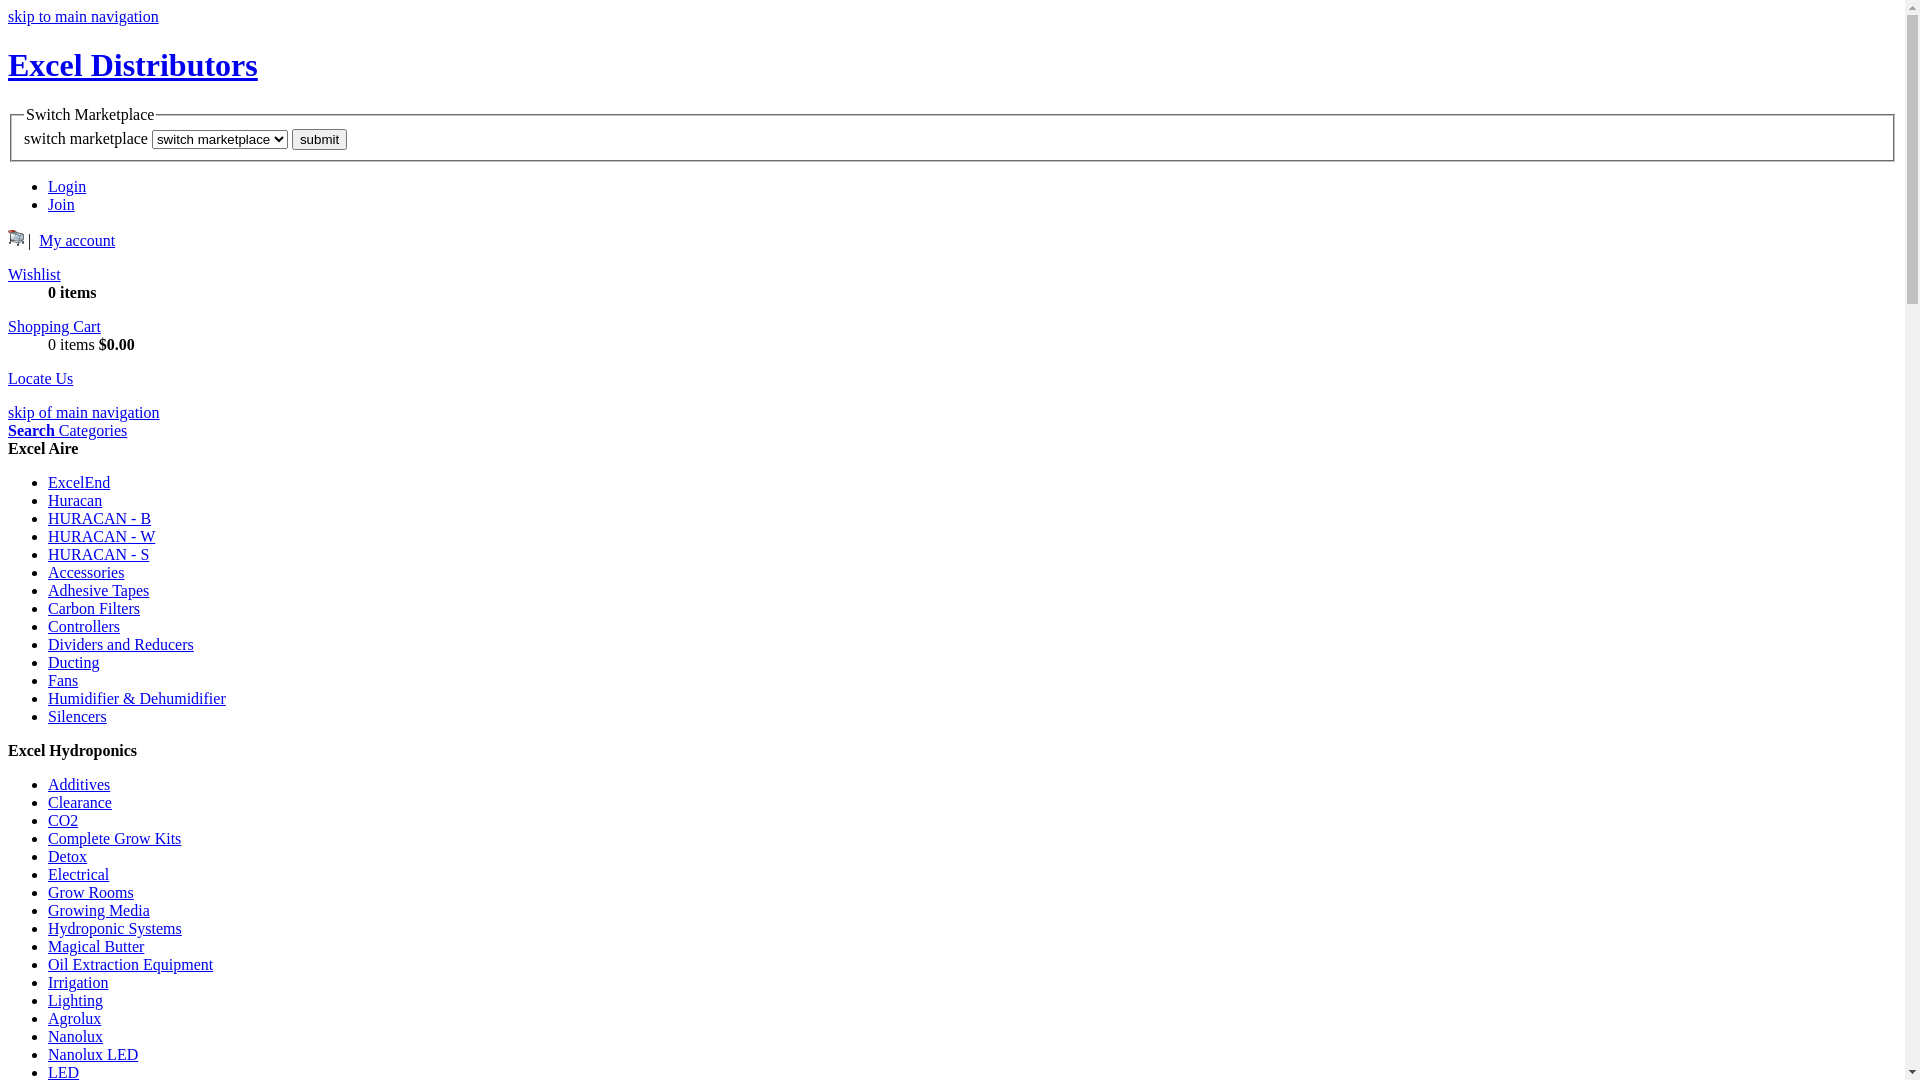 This screenshot has width=1920, height=1080. What do you see at coordinates (129, 963) in the screenshot?
I see `'Oil Extraction Equipment'` at bounding box center [129, 963].